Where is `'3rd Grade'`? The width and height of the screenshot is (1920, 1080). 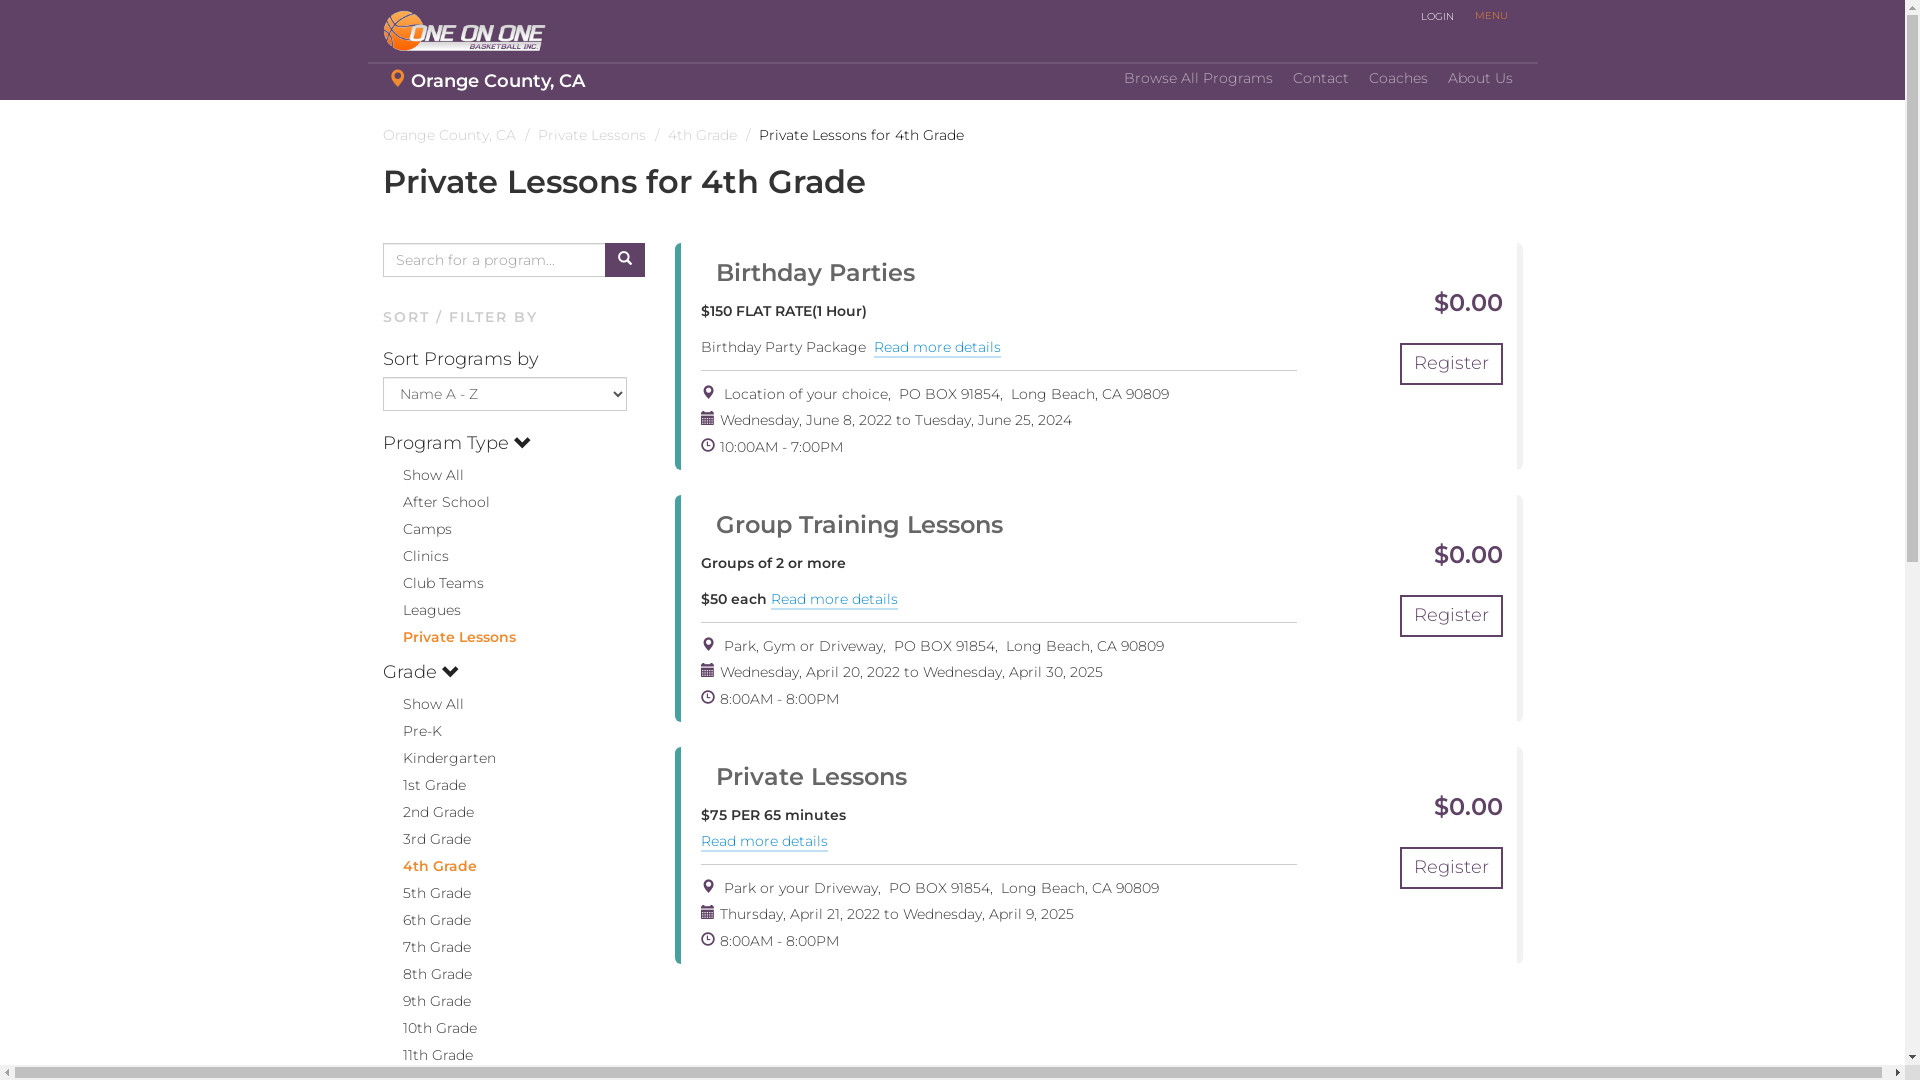
'3rd Grade' is located at coordinates (382, 839).